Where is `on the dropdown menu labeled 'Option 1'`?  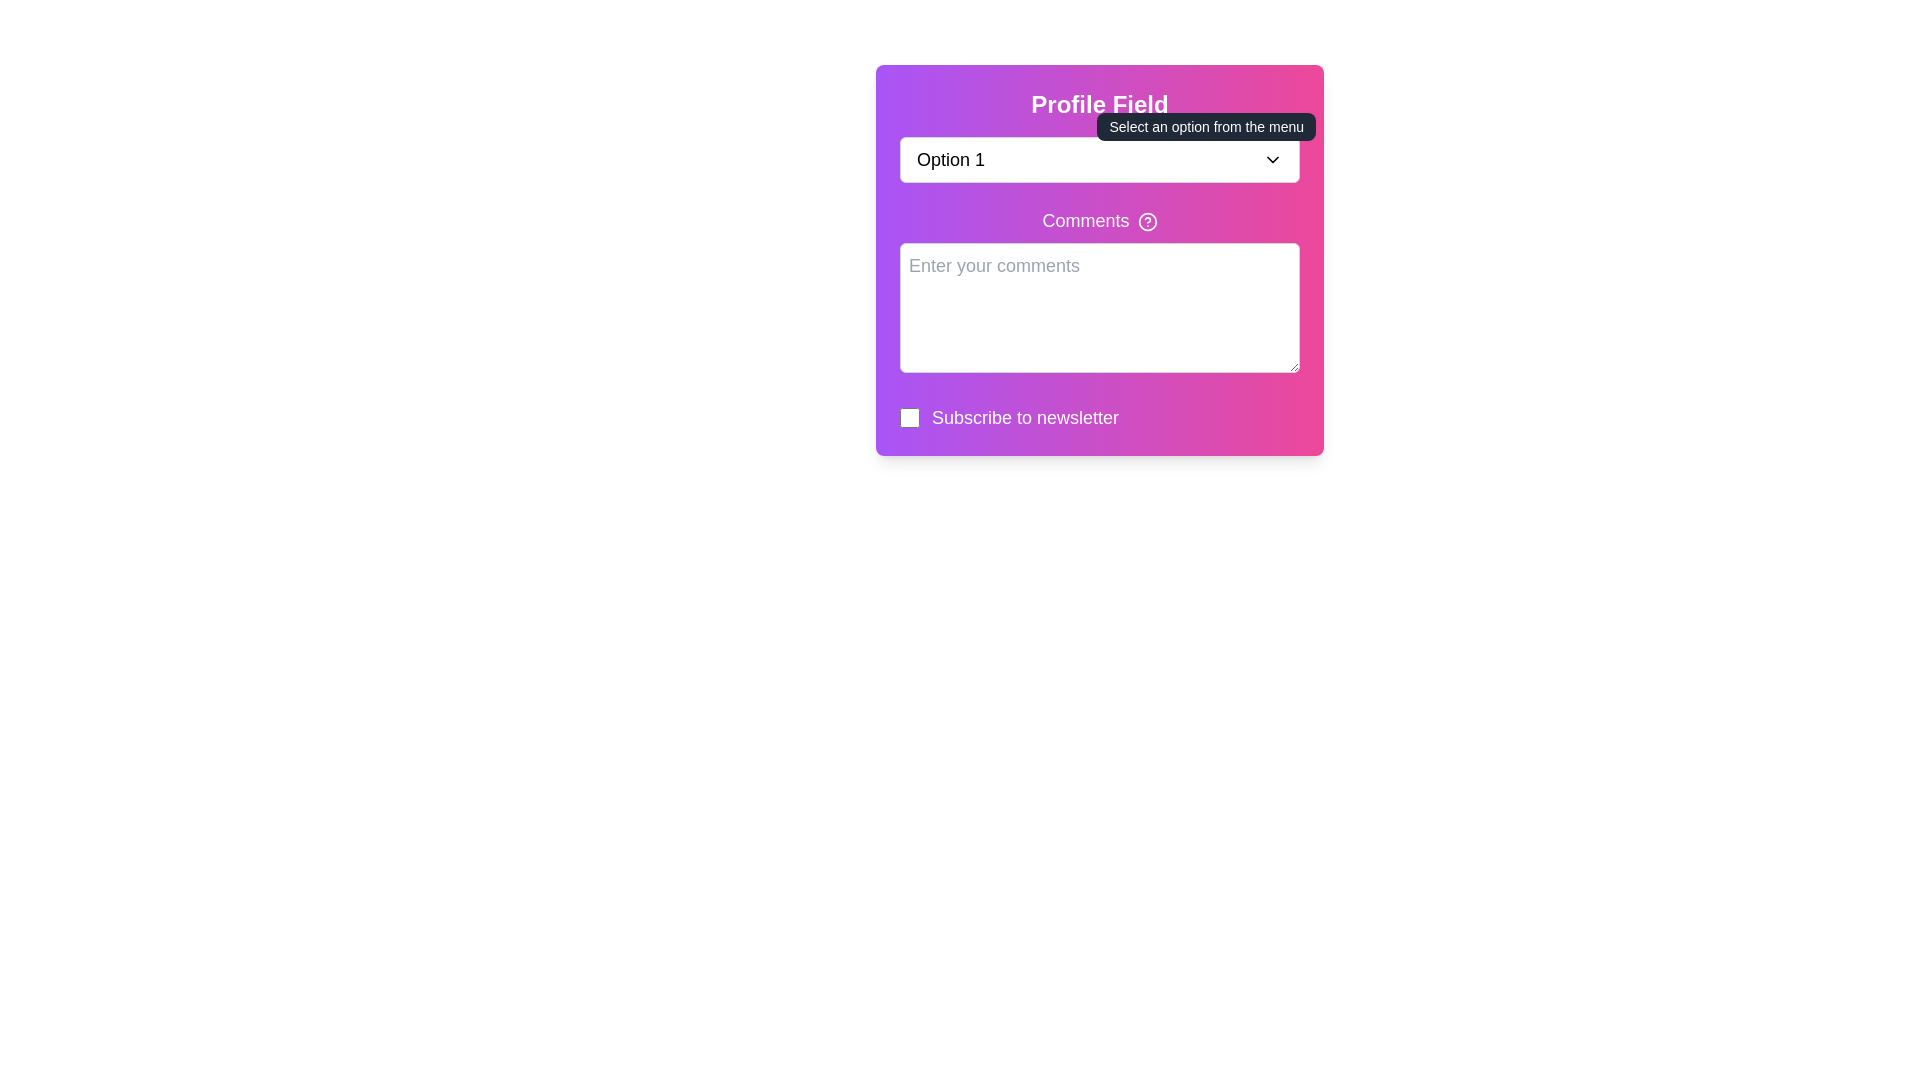 on the dropdown menu labeled 'Option 1' is located at coordinates (1098, 158).